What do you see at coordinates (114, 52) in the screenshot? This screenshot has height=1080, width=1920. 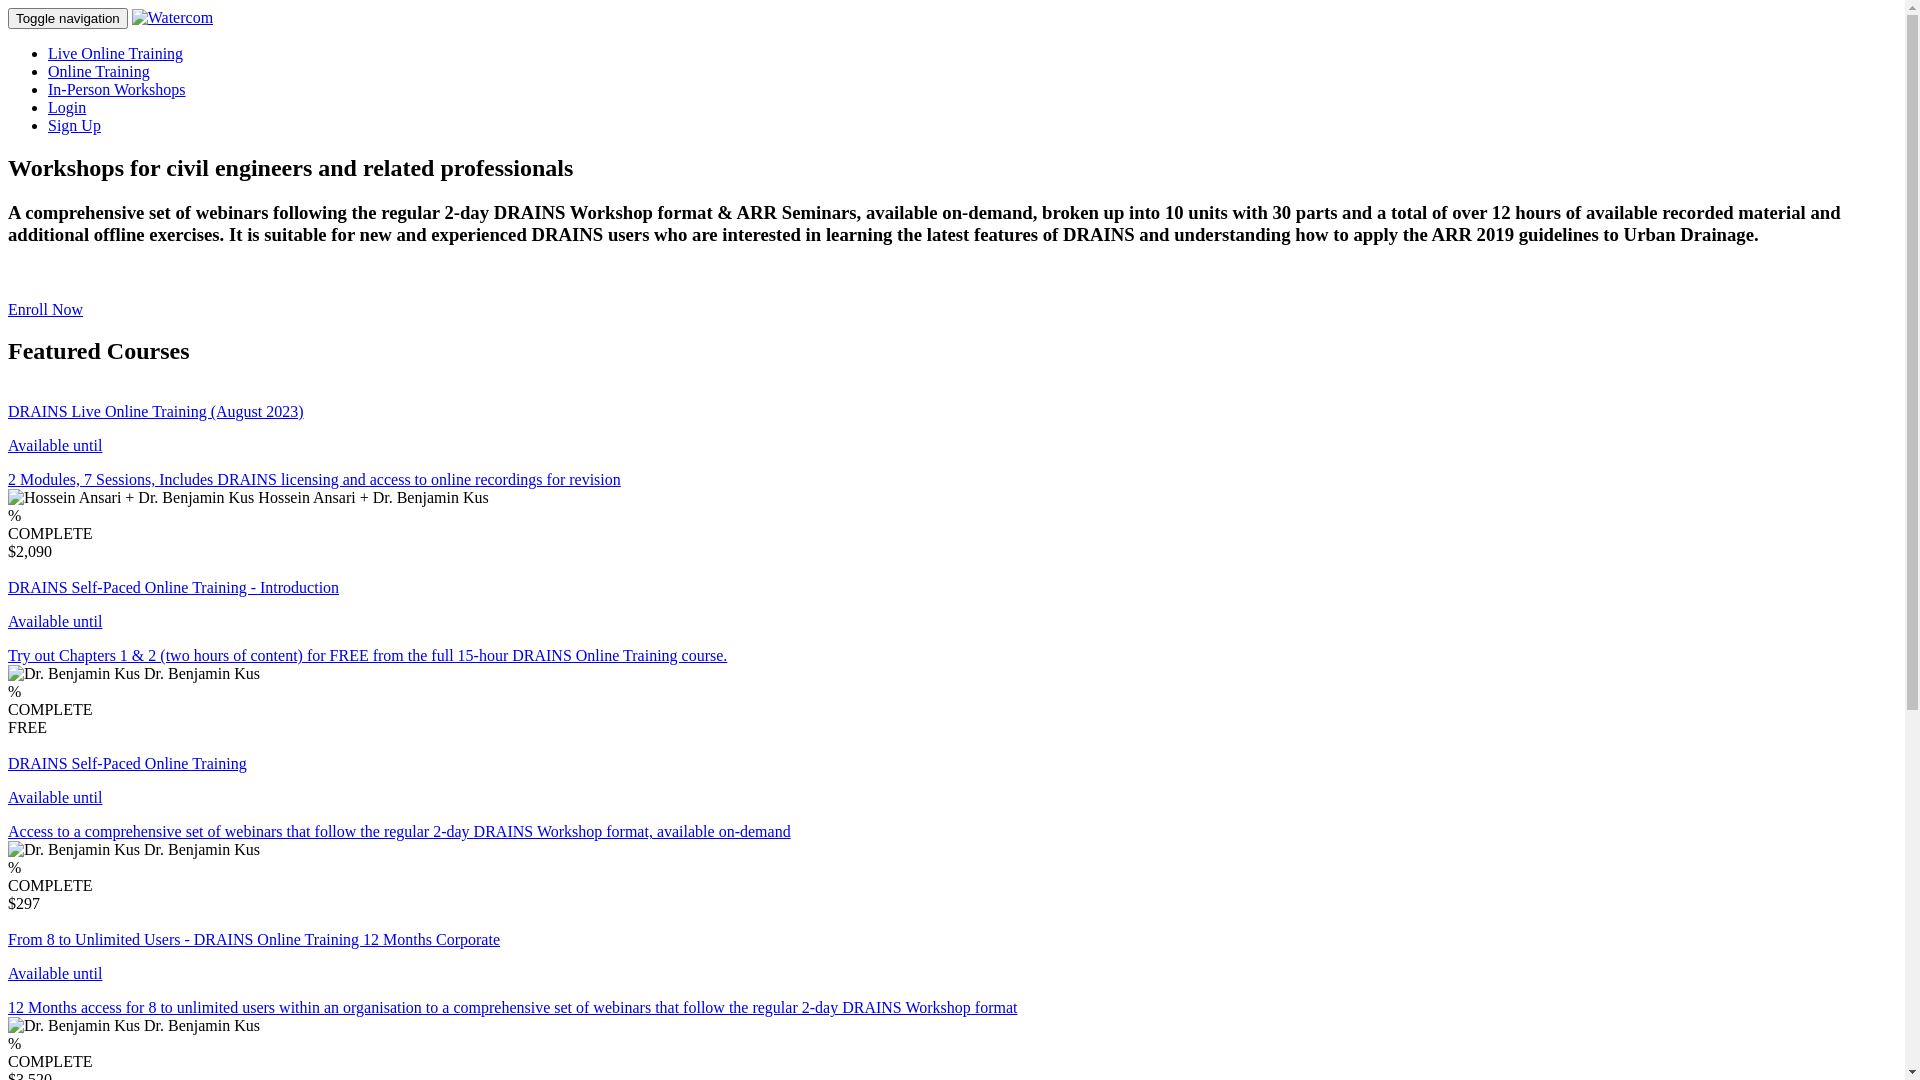 I see `'Live Online Training'` at bounding box center [114, 52].